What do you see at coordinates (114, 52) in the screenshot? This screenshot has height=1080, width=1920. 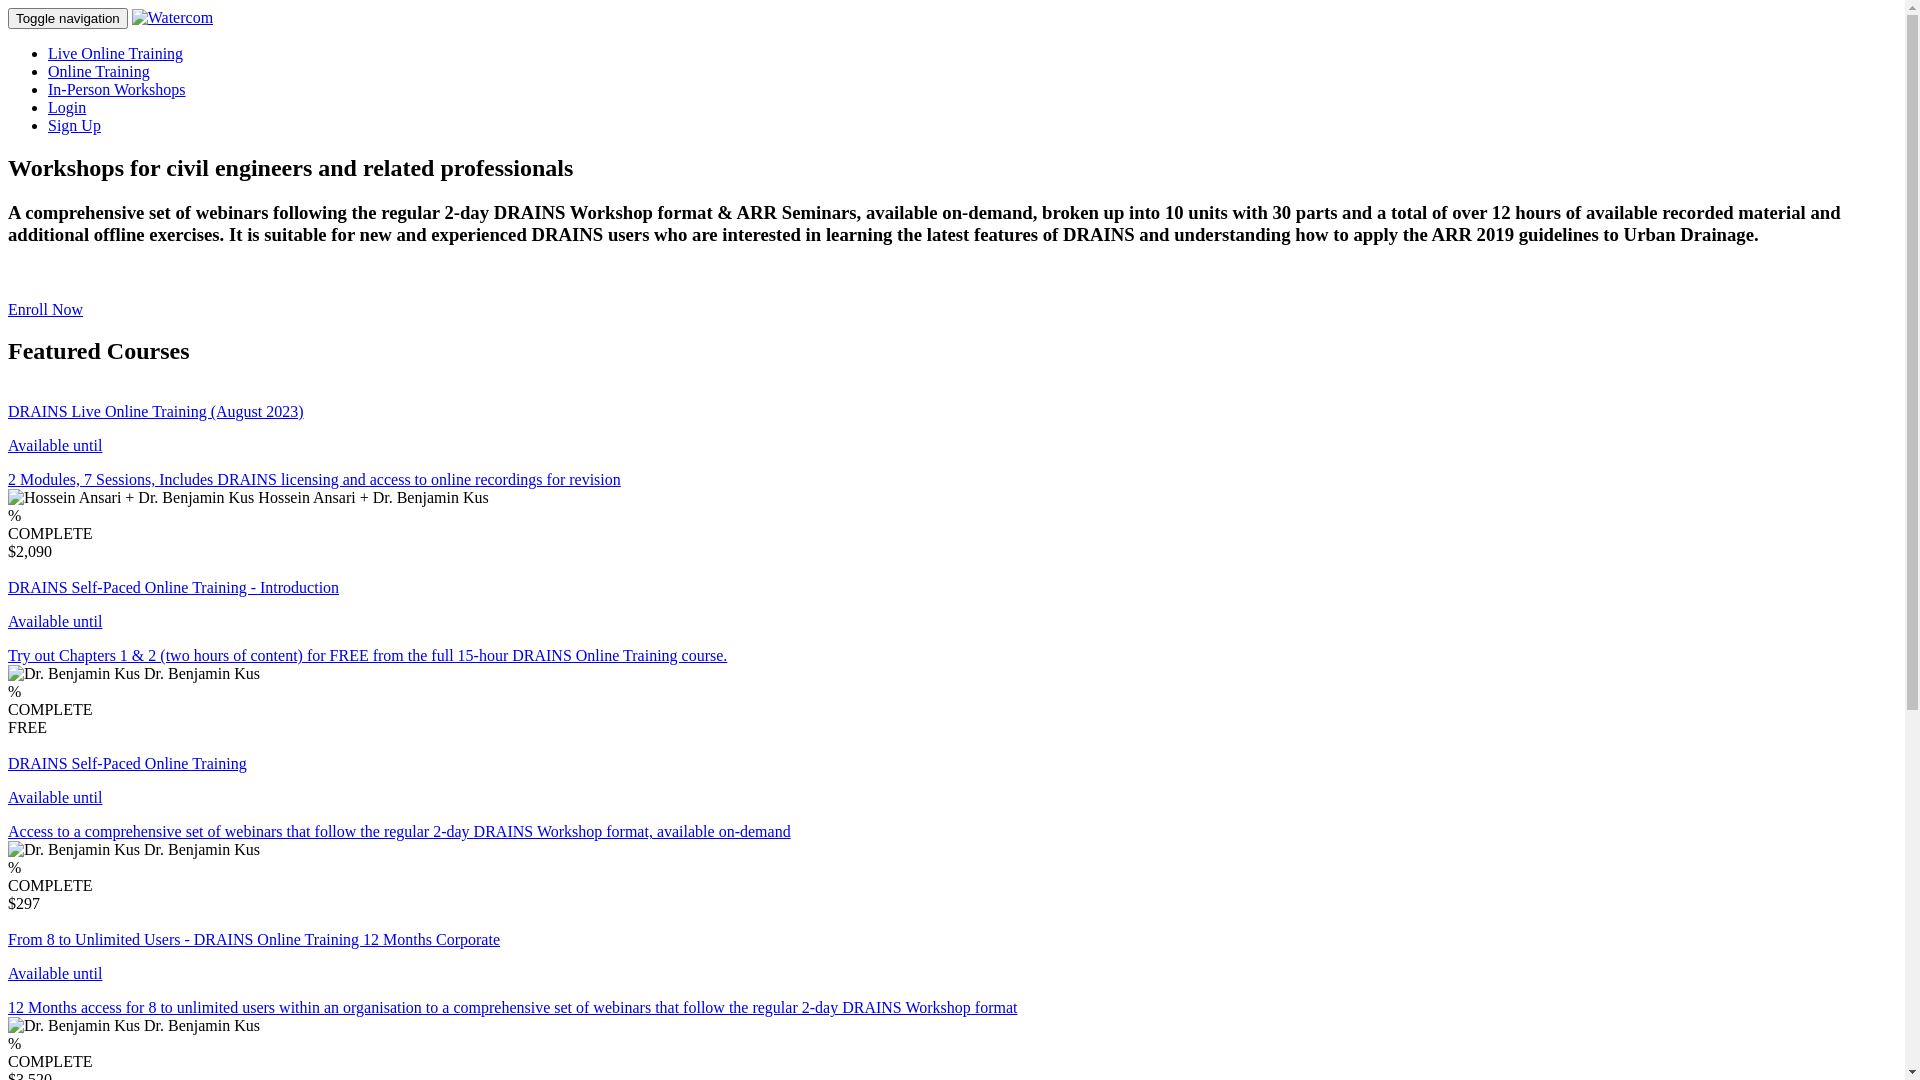 I see `'Live Online Training'` at bounding box center [114, 52].